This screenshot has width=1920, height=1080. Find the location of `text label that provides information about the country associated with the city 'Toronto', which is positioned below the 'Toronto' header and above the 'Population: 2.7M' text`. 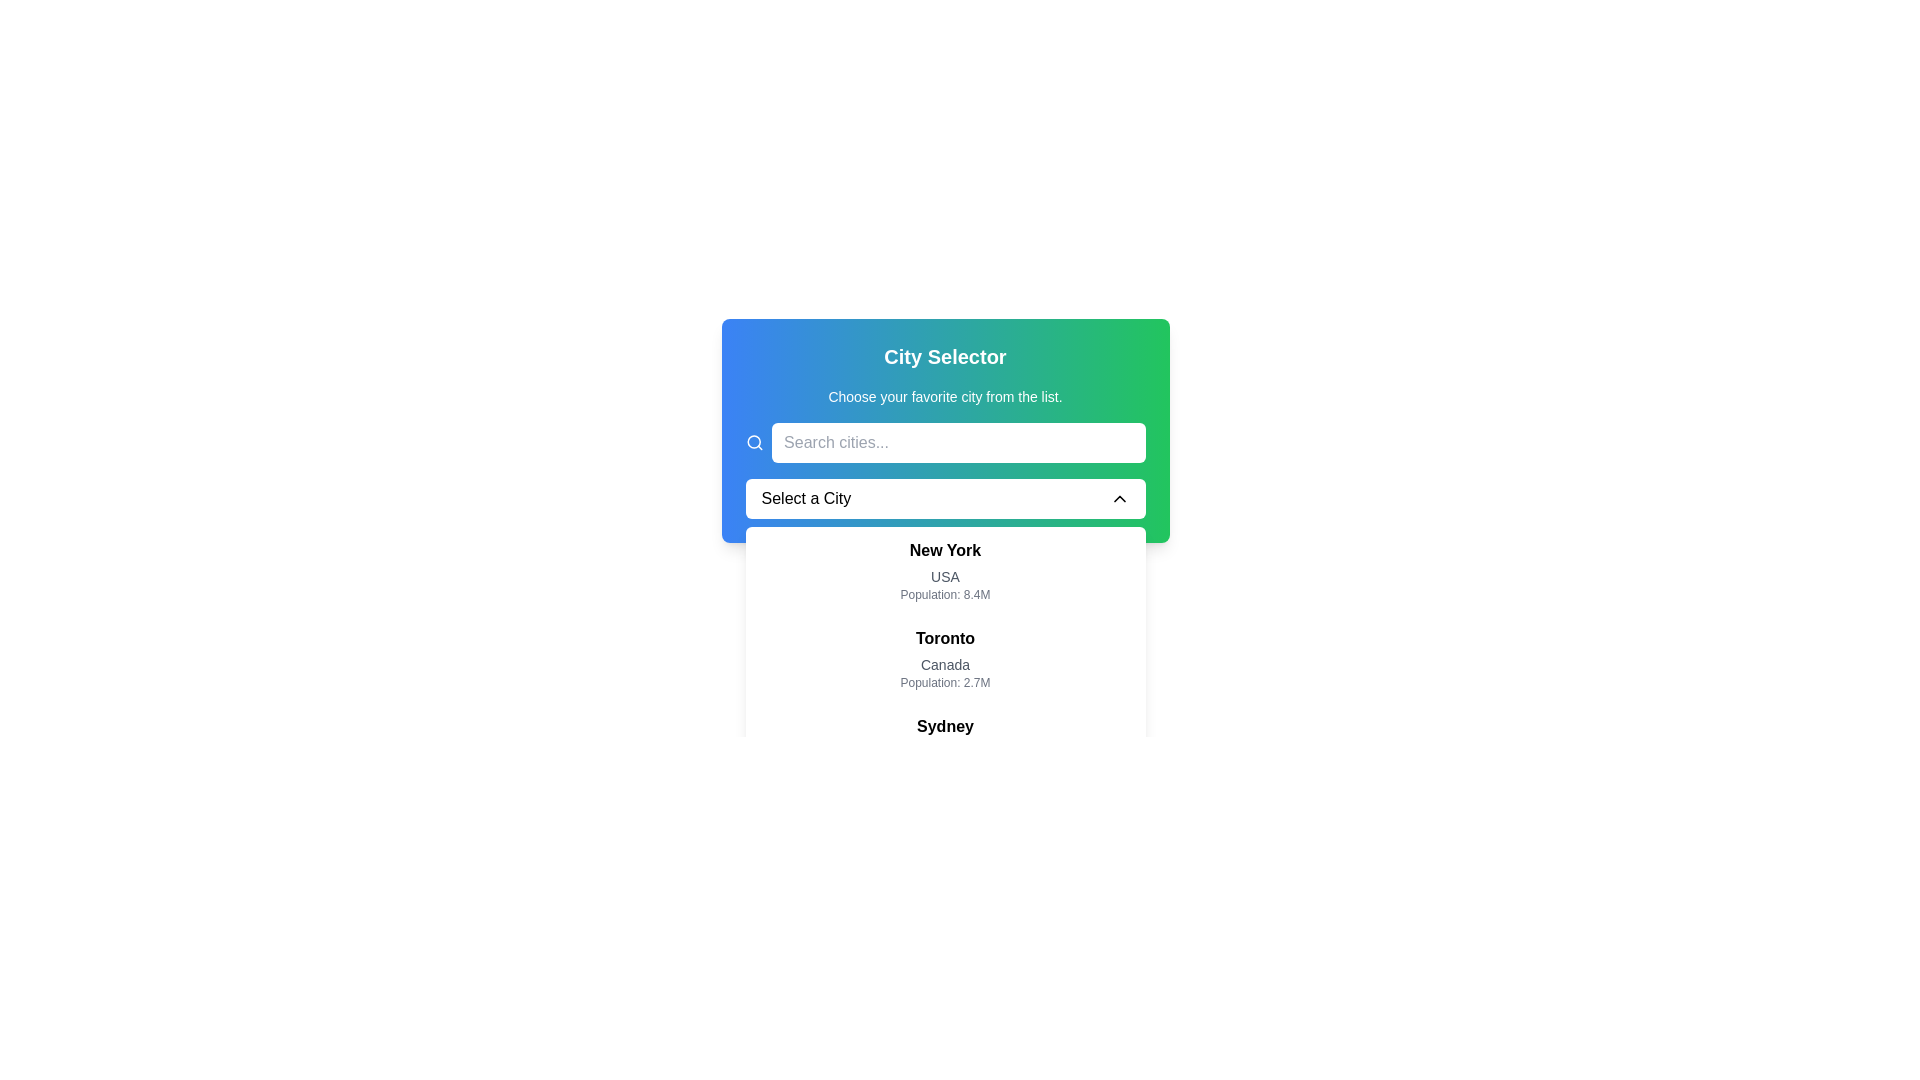

text label that provides information about the country associated with the city 'Toronto', which is positioned below the 'Toronto' header and above the 'Population: 2.7M' text is located at coordinates (944, 664).